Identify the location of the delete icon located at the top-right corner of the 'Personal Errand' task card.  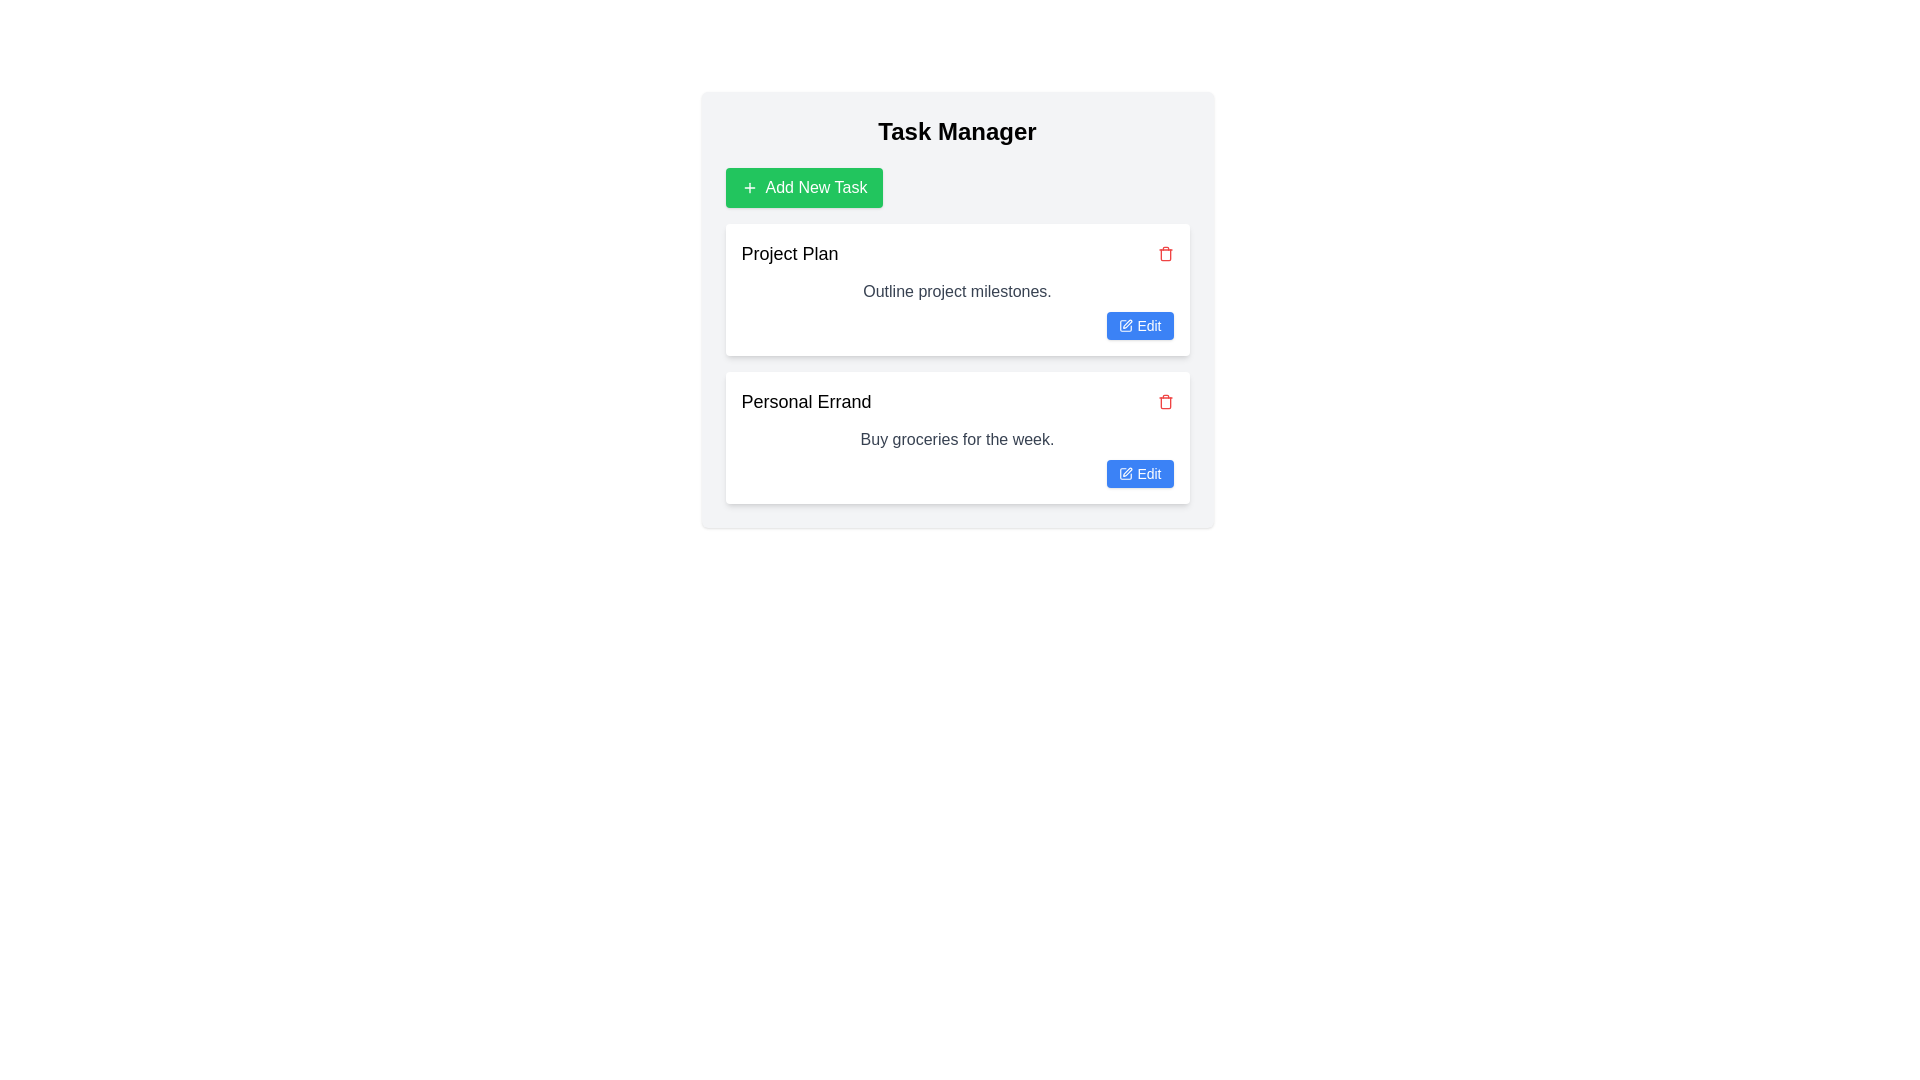
(1165, 403).